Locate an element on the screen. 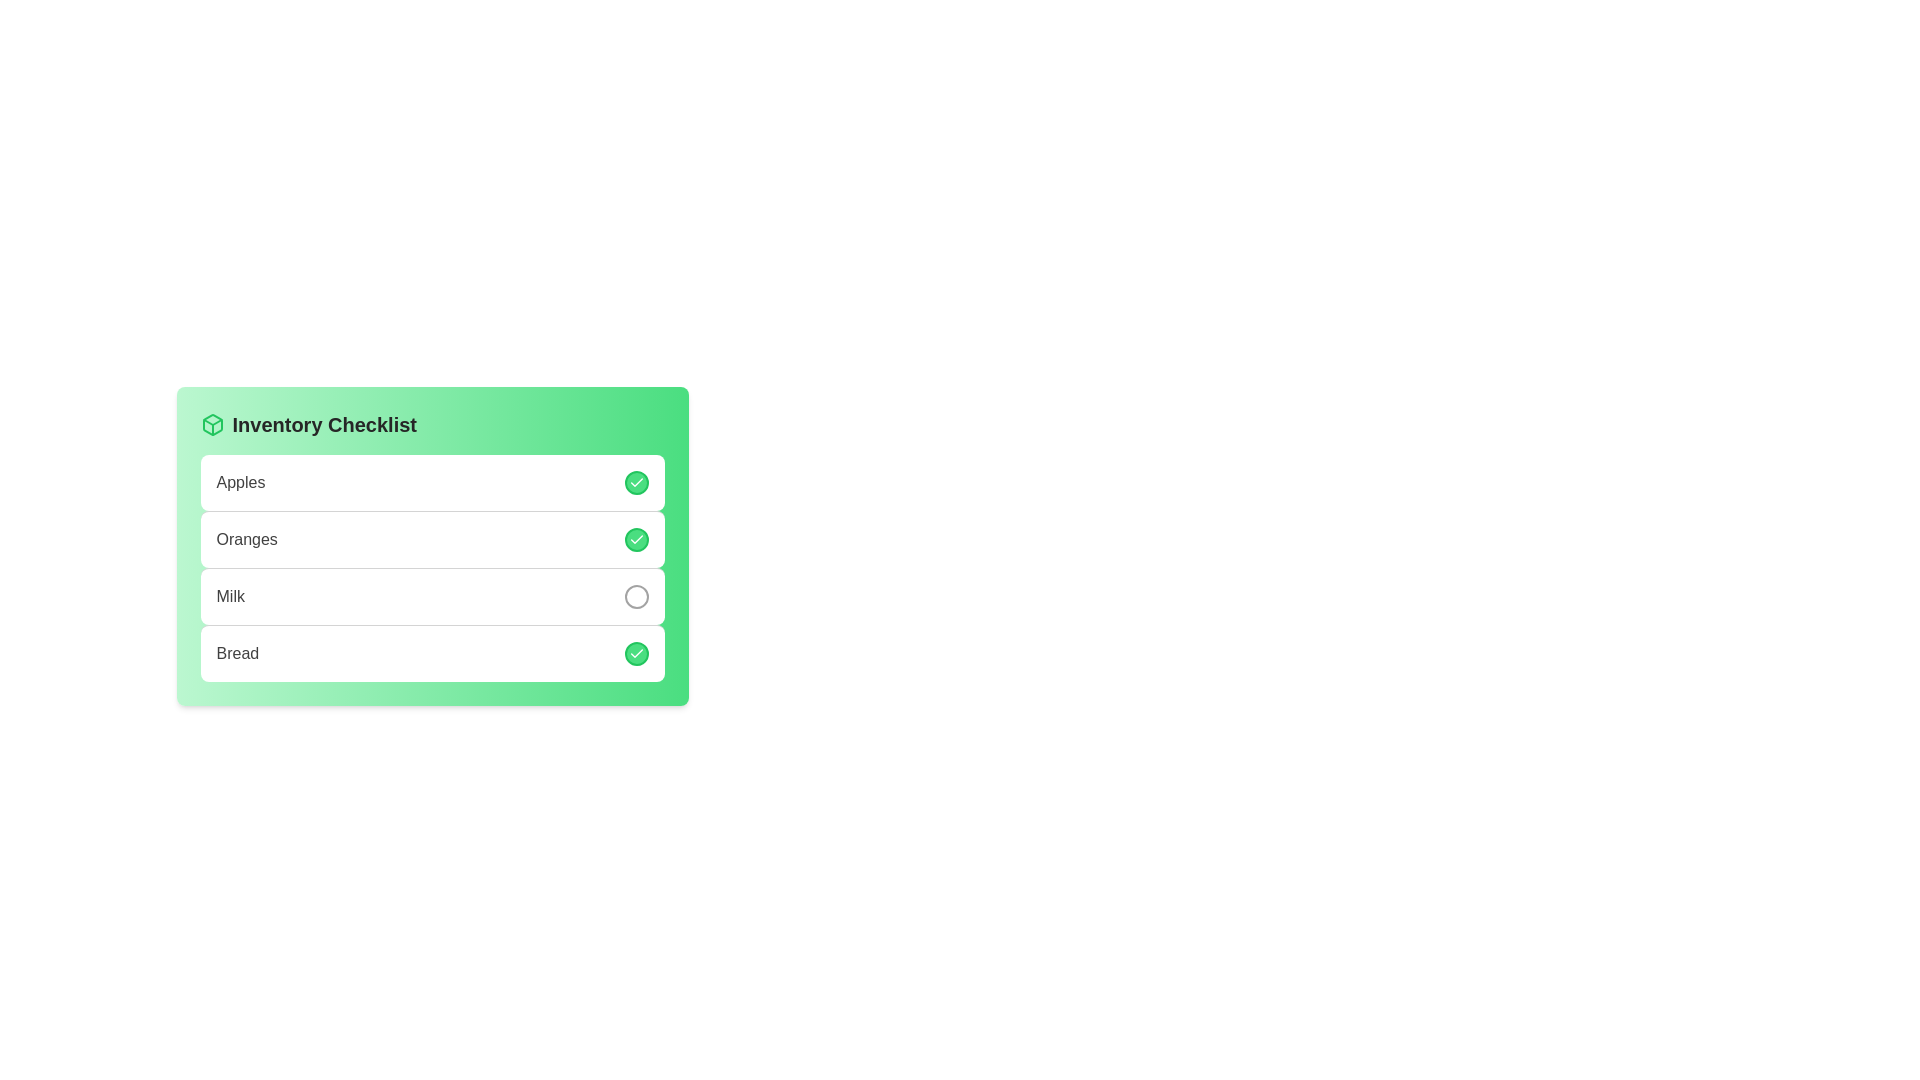  the checkbox for 'Oranges' in the 'Inventory Checklist' is located at coordinates (431, 546).